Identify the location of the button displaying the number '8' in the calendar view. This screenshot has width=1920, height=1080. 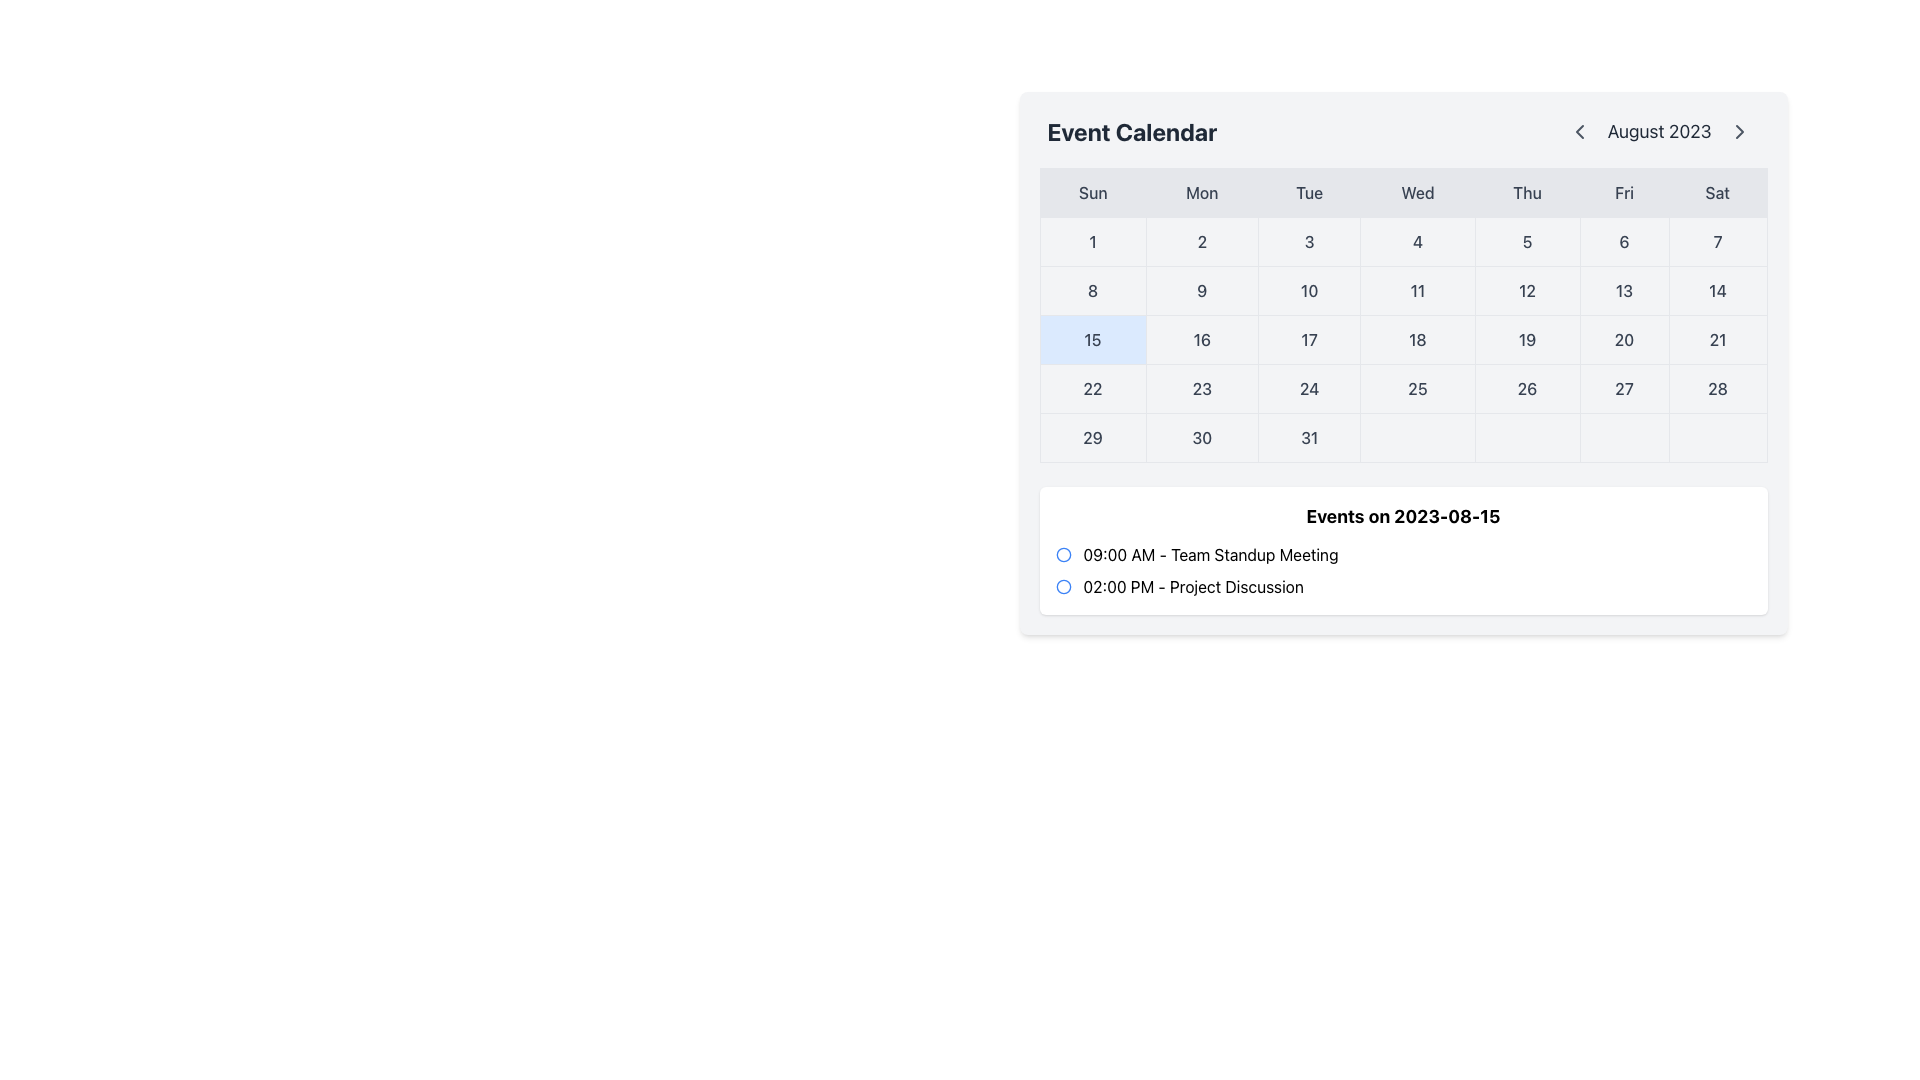
(1092, 290).